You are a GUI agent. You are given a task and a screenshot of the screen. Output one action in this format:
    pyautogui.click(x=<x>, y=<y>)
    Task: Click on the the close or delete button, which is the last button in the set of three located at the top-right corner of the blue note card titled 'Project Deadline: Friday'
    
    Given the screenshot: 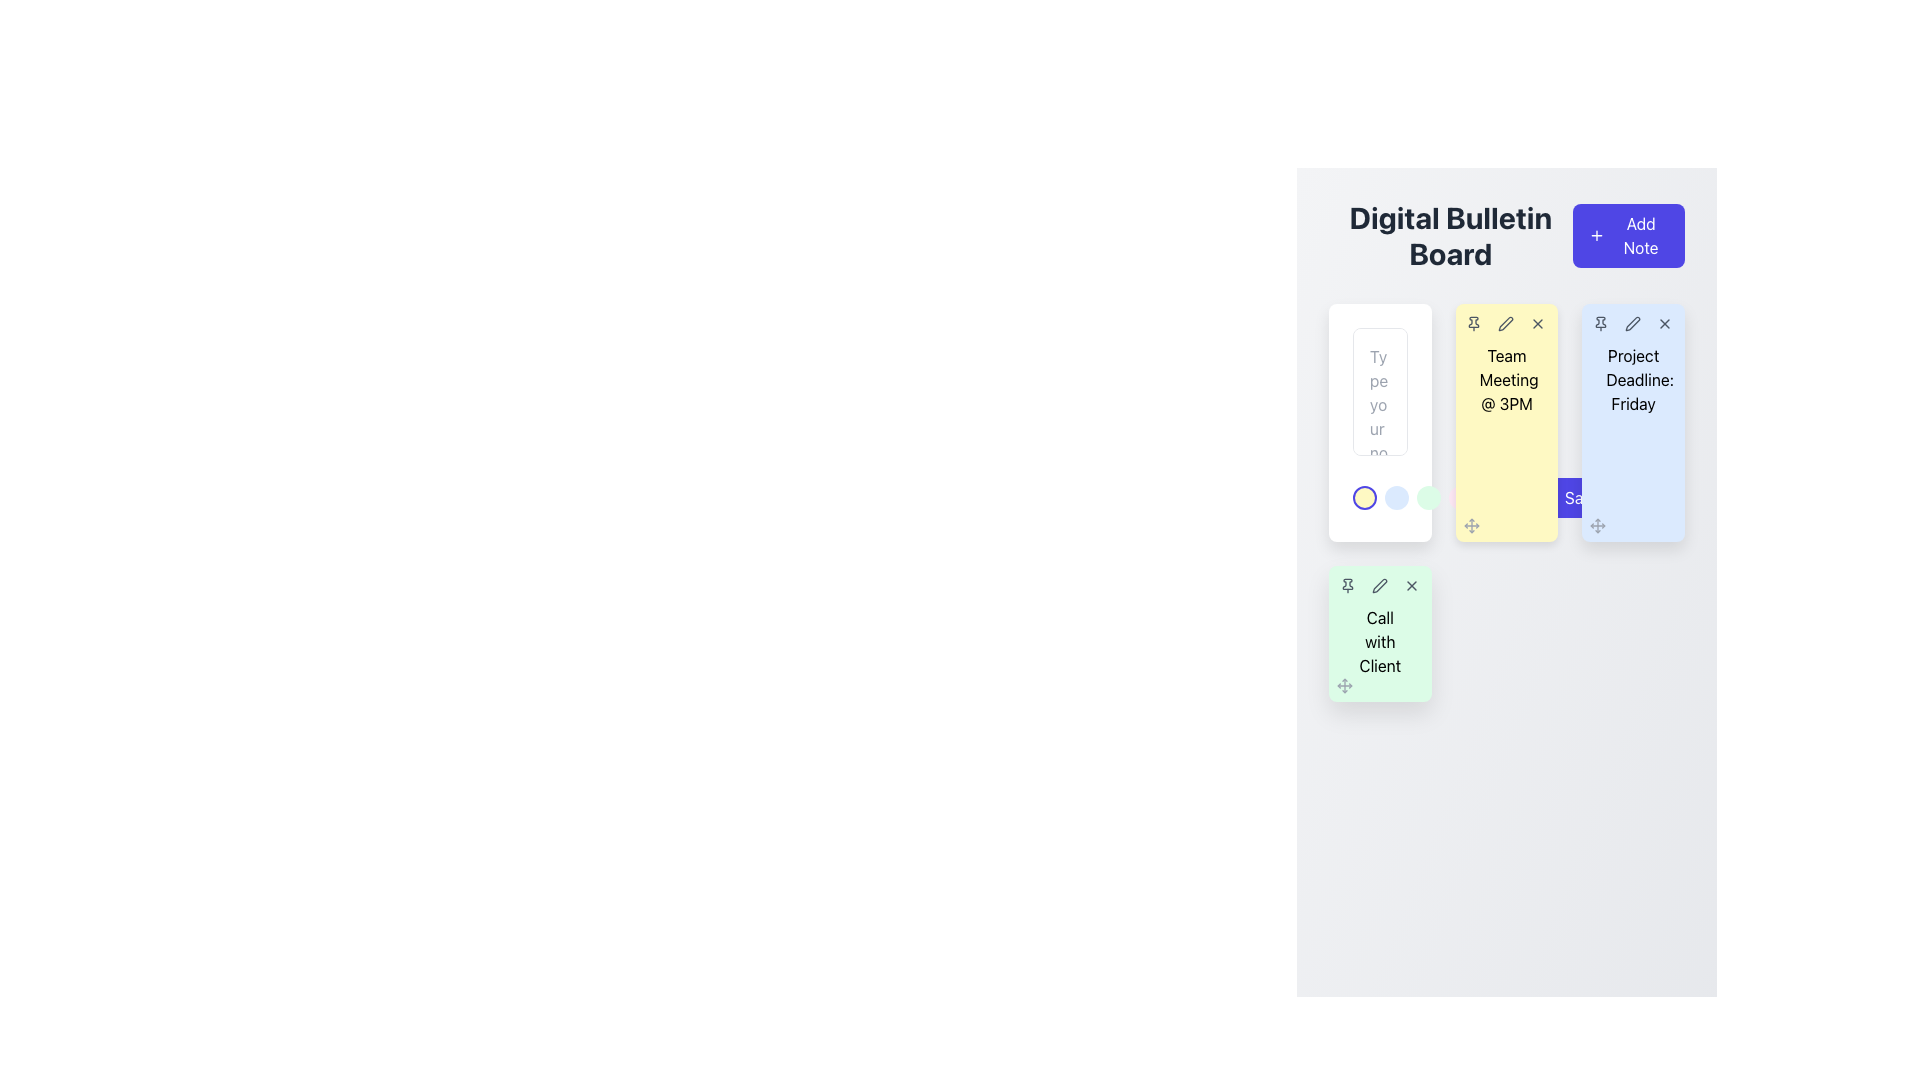 What is the action you would take?
    pyautogui.click(x=1665, y=323)
    